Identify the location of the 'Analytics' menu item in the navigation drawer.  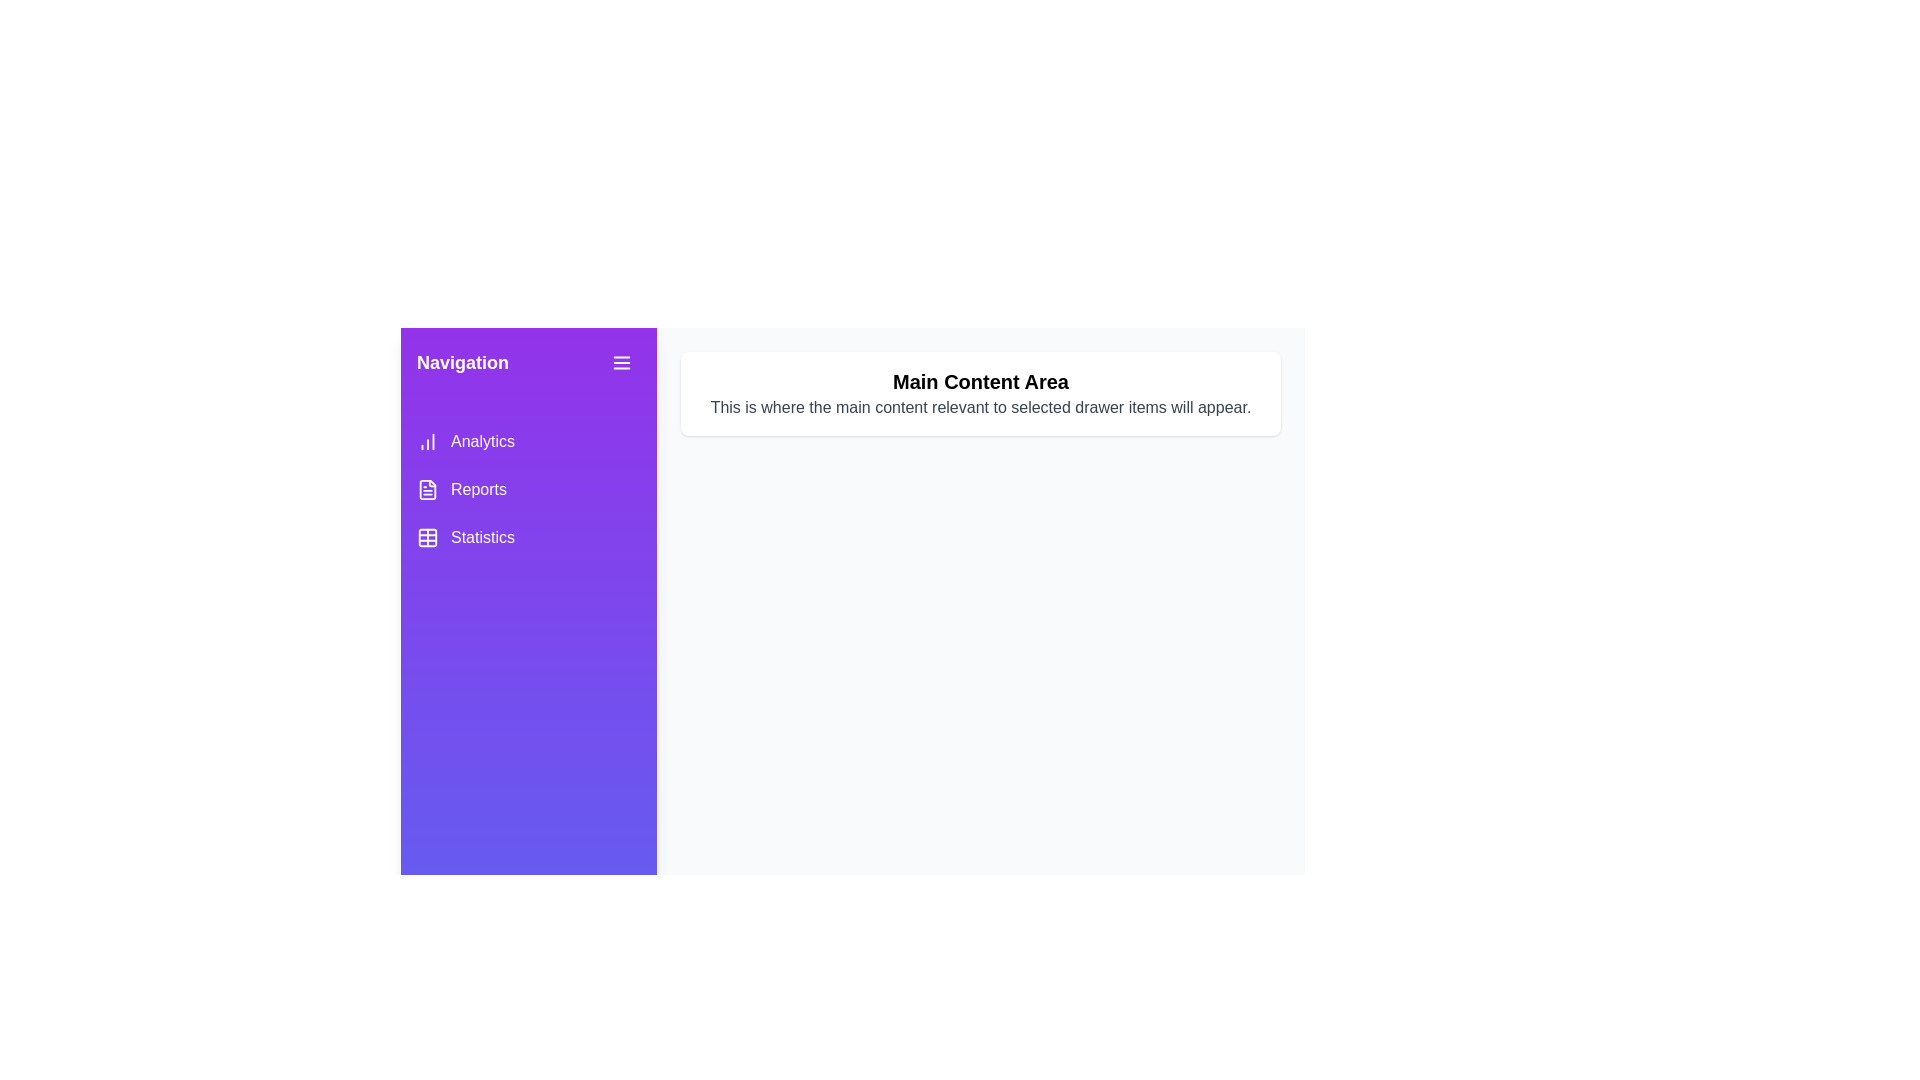
(528, 441).